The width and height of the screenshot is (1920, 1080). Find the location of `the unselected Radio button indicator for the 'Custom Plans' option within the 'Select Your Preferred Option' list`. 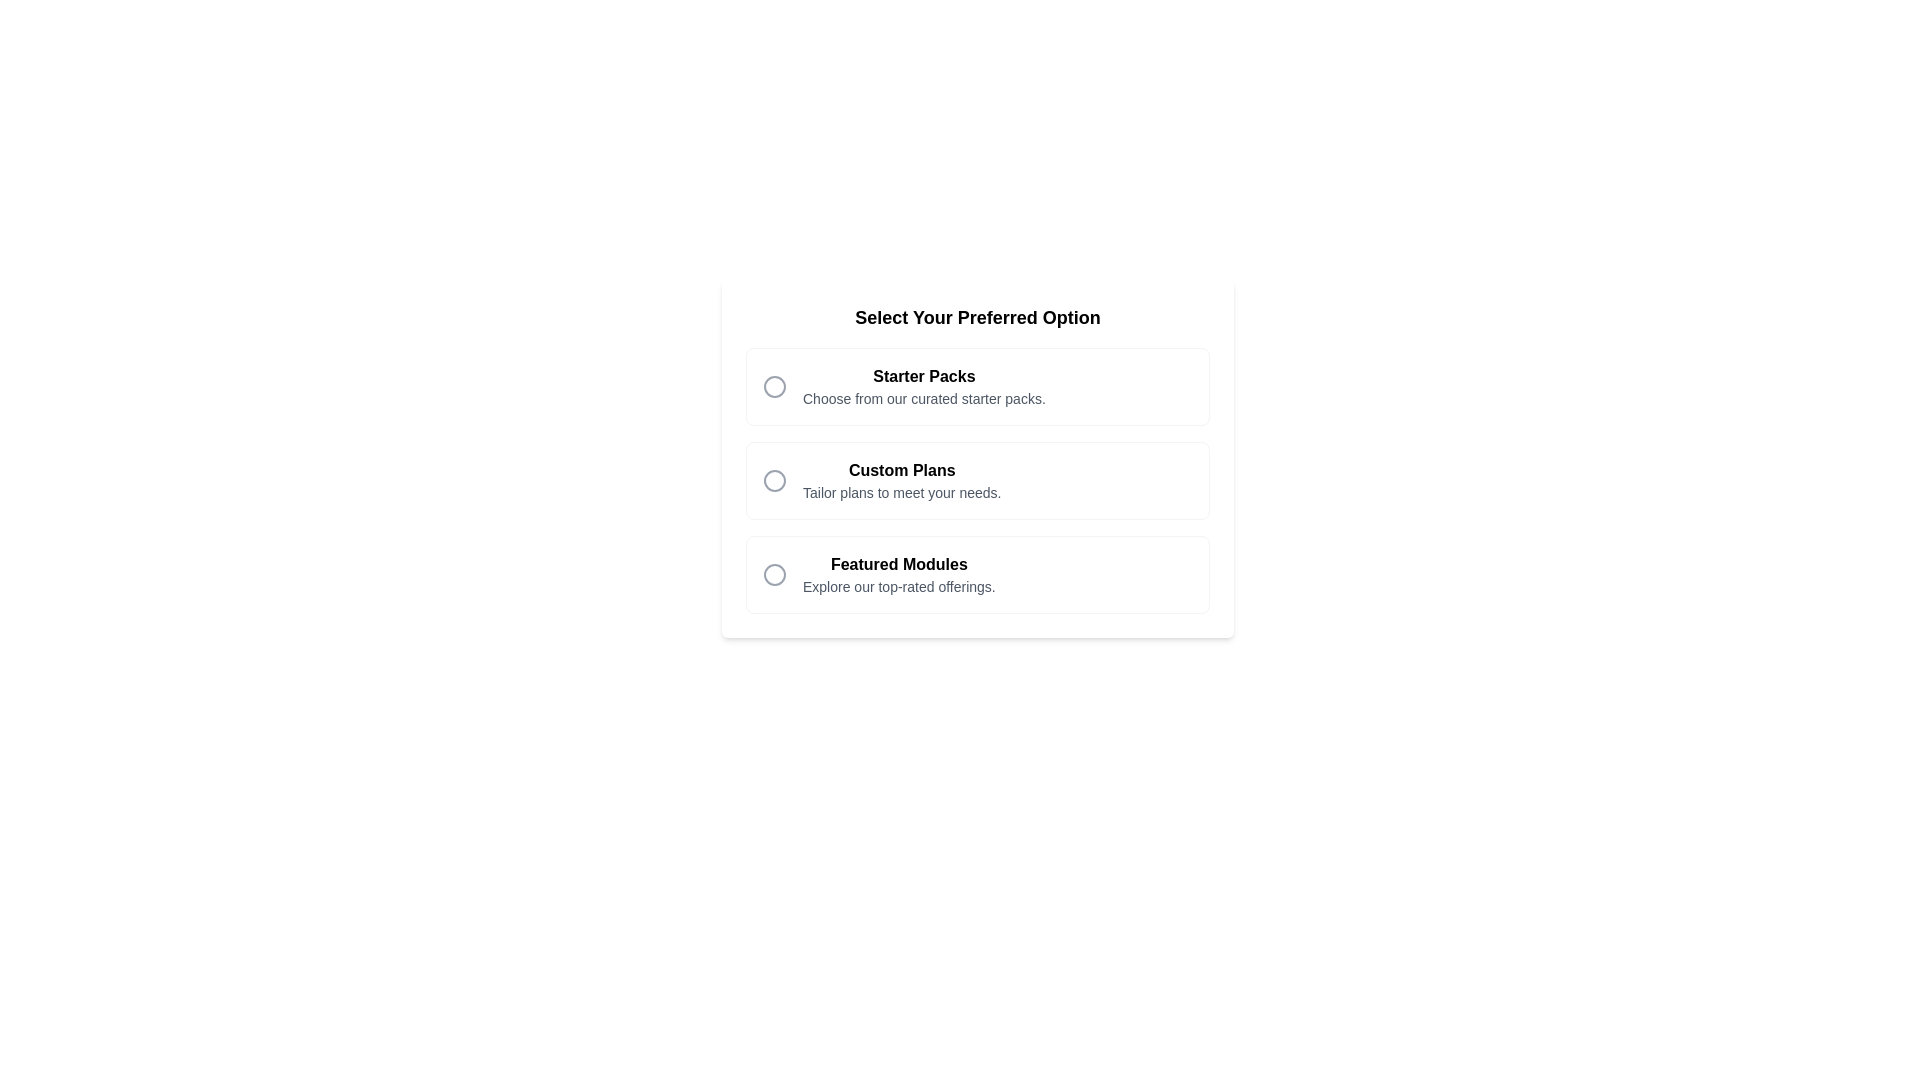

the unselected Radio button indicator for the 'Custom Plans' option within the 'Select Your Preferred Option' list is located at coordinates (773, 481).